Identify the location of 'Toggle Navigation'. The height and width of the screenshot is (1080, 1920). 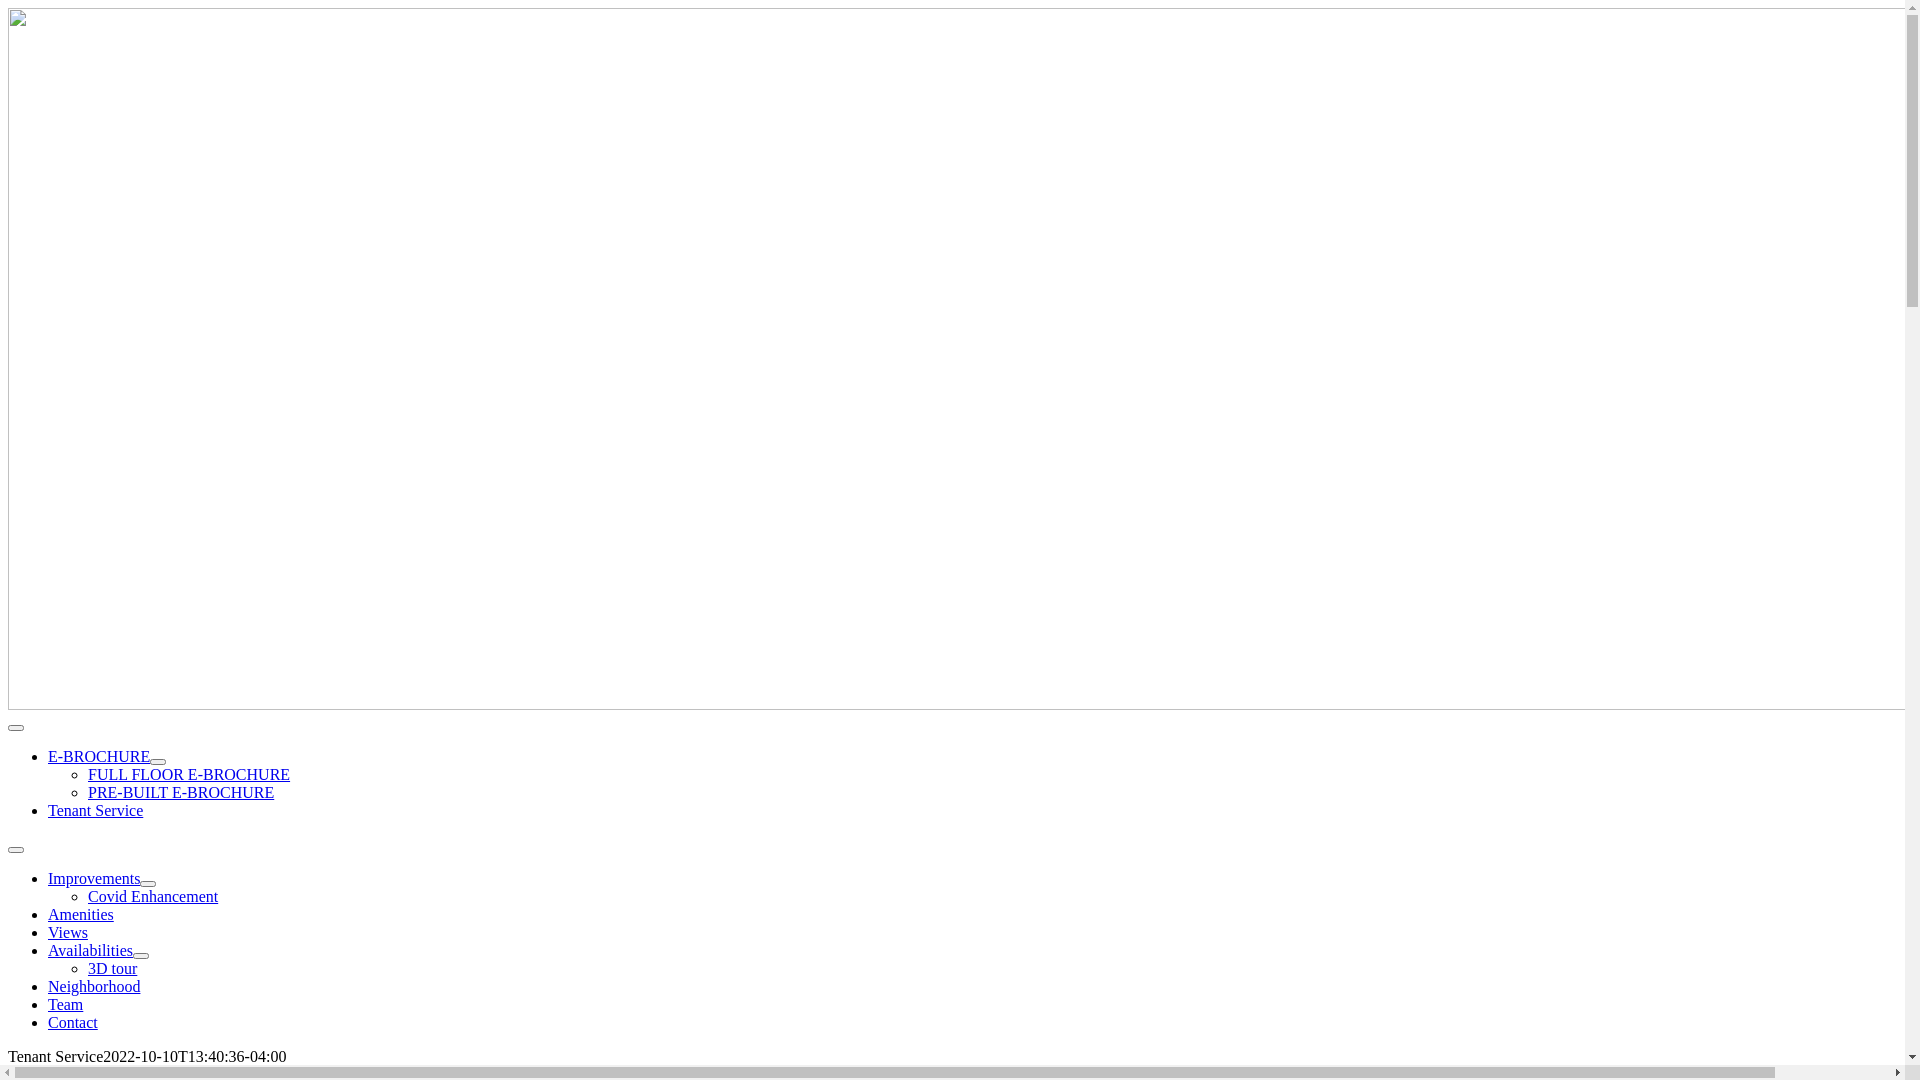
(8, 728).